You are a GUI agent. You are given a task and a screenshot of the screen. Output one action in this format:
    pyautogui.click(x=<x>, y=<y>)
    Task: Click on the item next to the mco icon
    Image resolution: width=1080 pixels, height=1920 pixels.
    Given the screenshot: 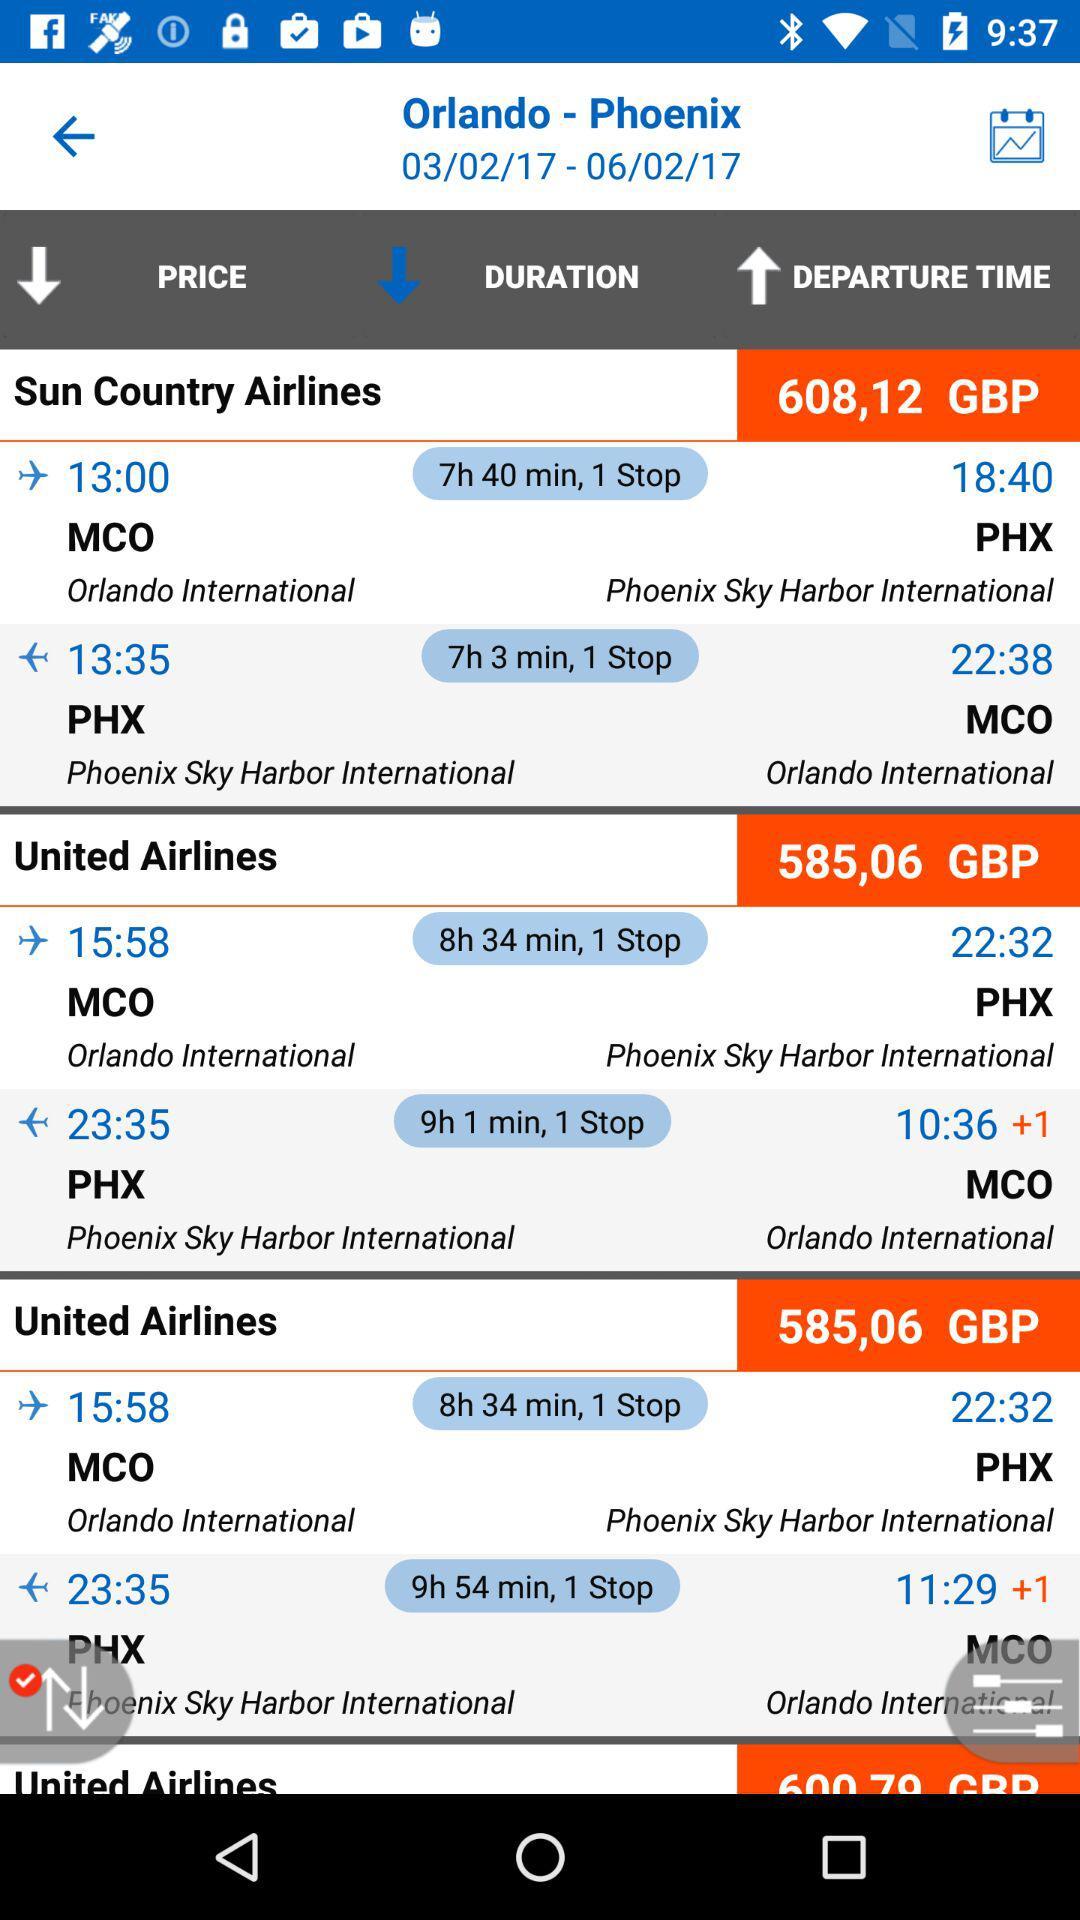 What is the action you would take?
    pyautogui.click(x=33, y=1033)
    